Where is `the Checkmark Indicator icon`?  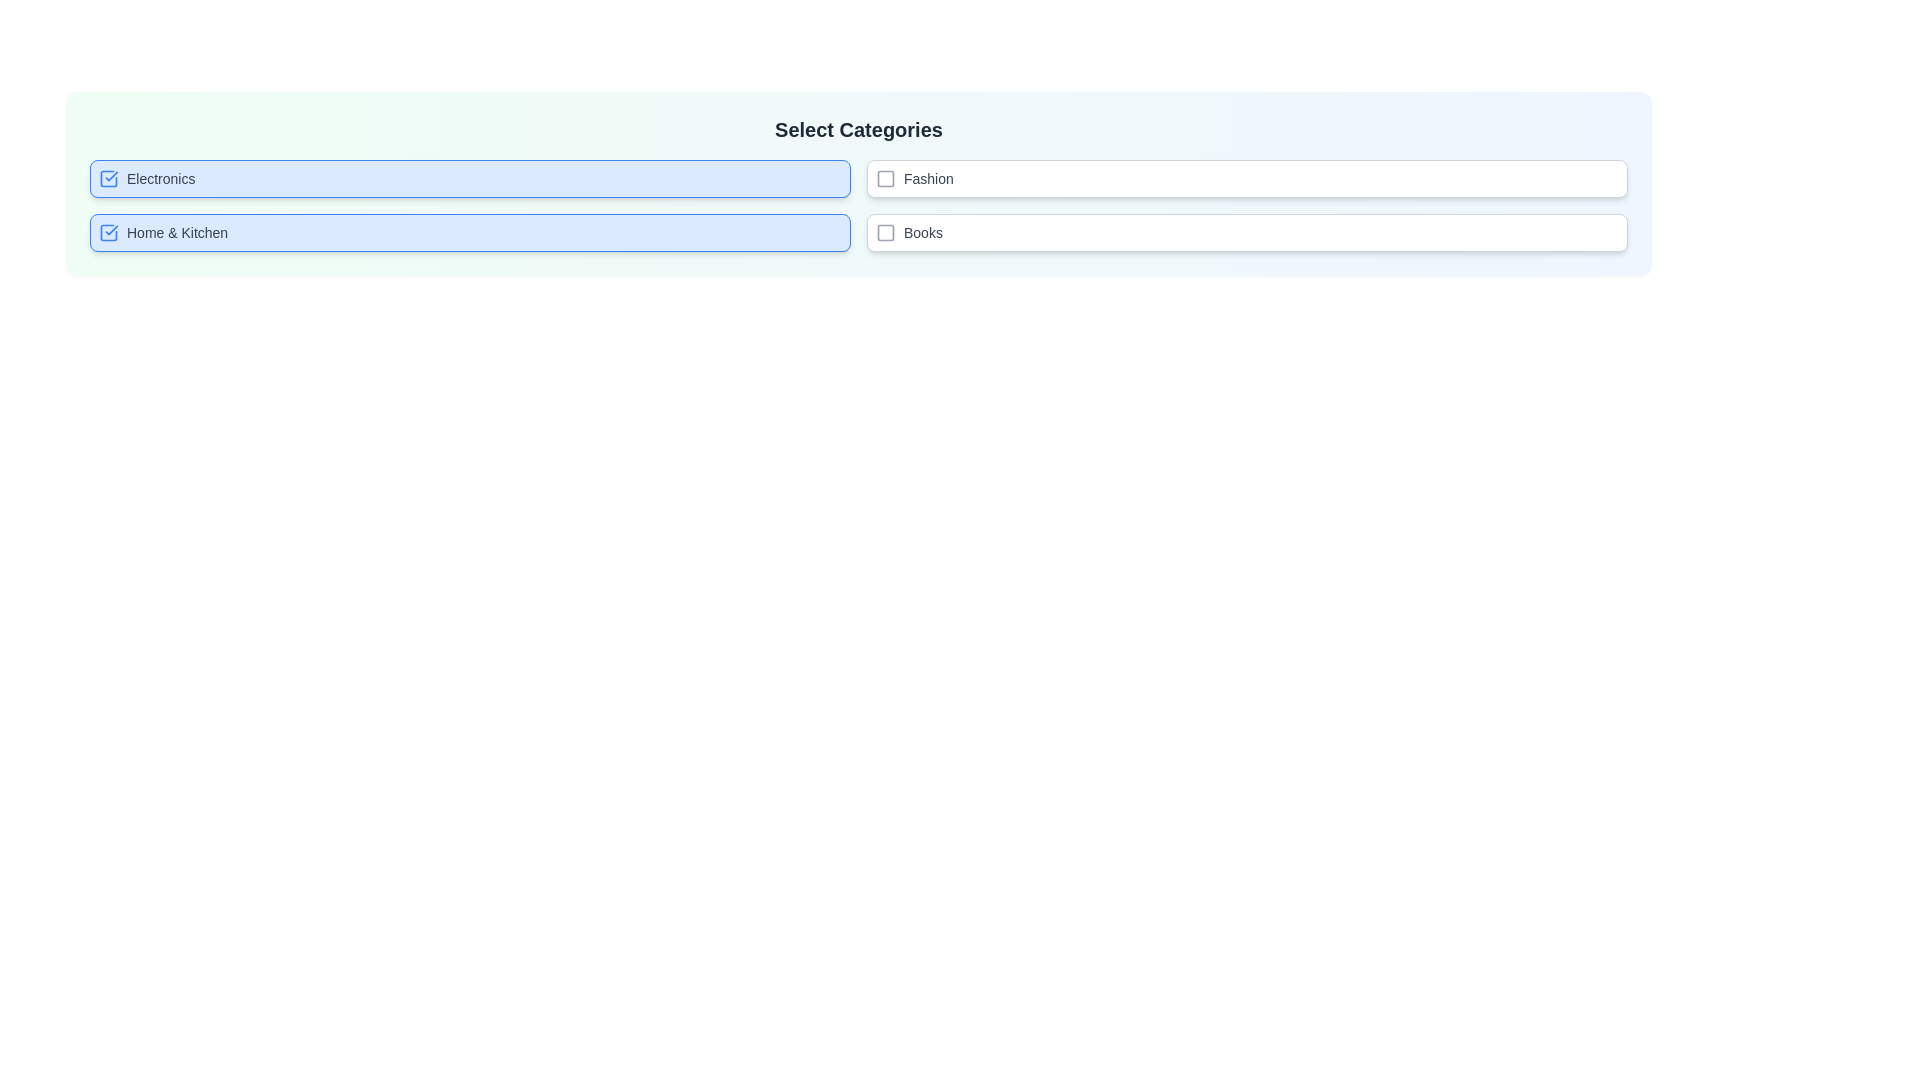
the Checkmark Indicator icon is located at coordinates (108, 177).